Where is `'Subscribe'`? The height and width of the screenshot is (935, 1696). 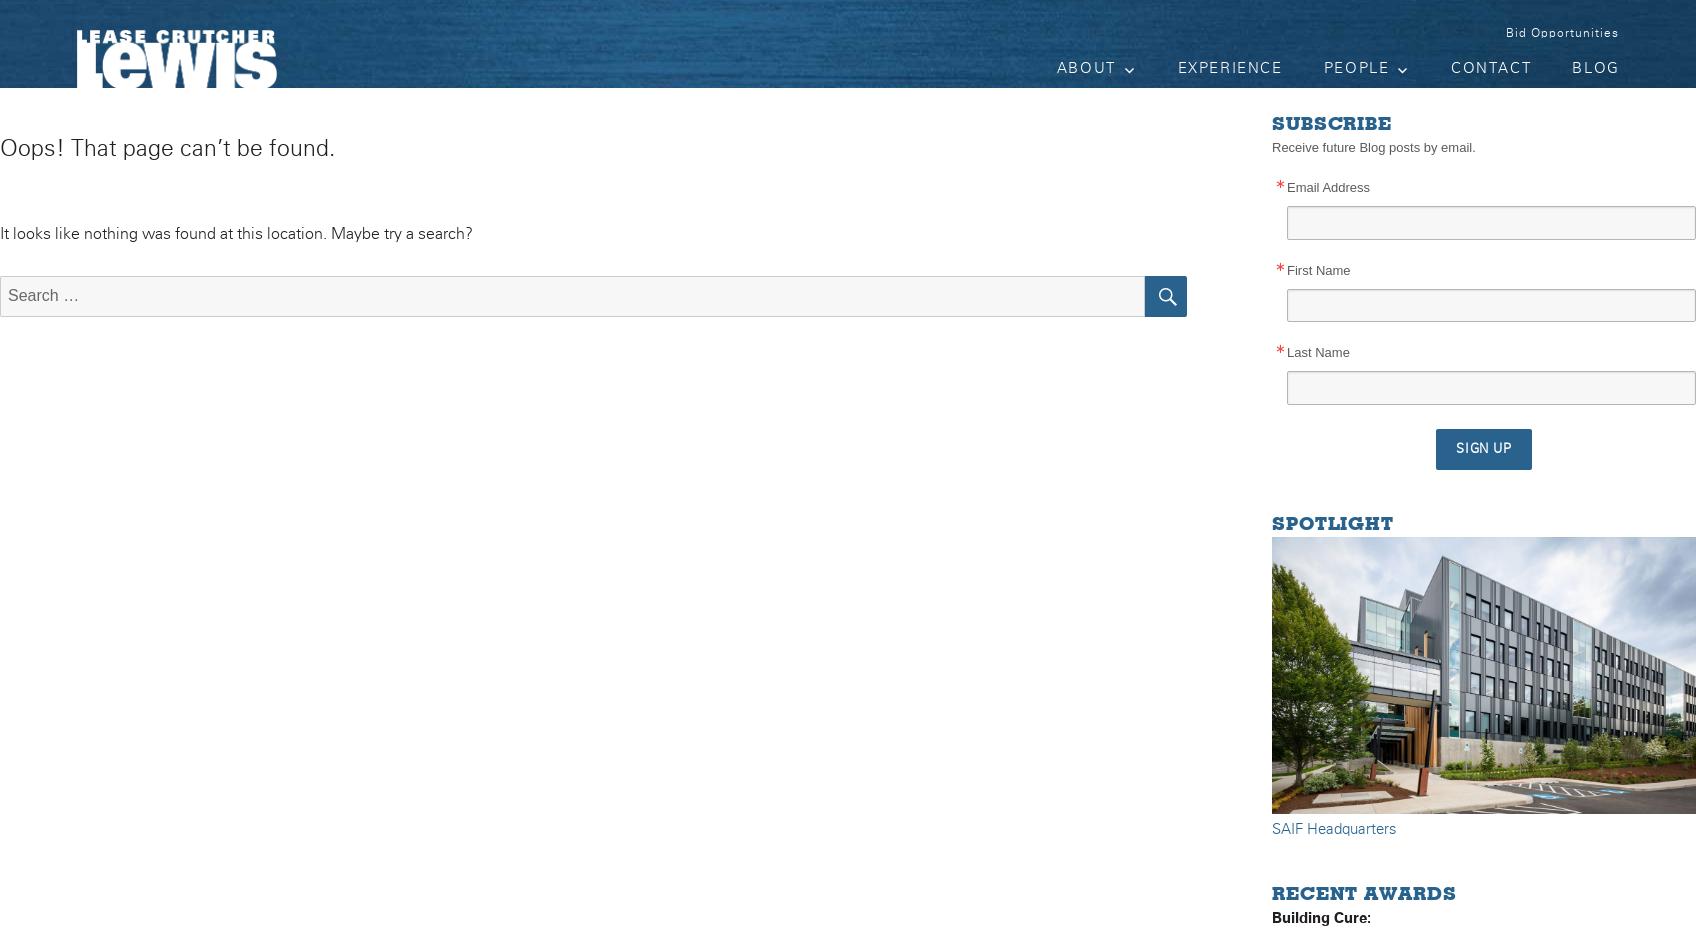
'Subscribe' is located at coordinates (1331, 124).